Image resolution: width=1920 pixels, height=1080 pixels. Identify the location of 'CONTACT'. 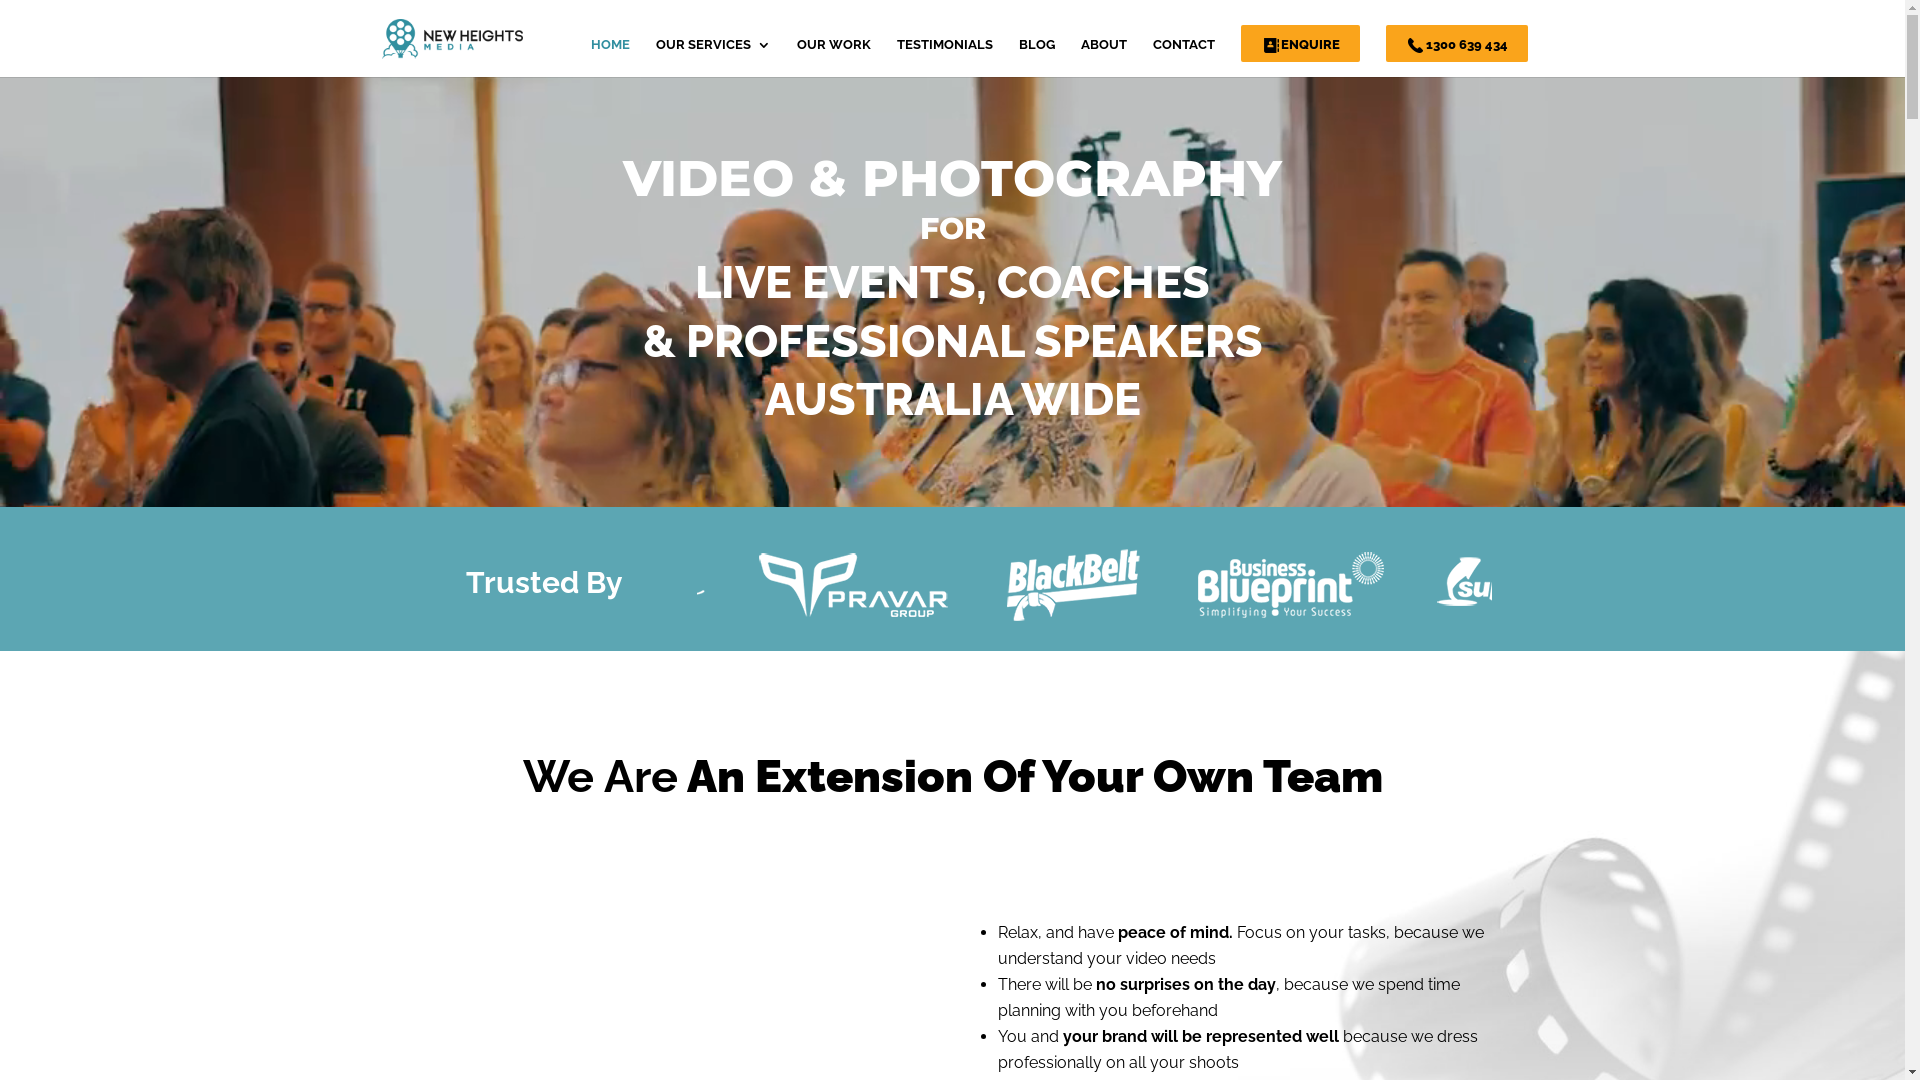
(1182, 56).